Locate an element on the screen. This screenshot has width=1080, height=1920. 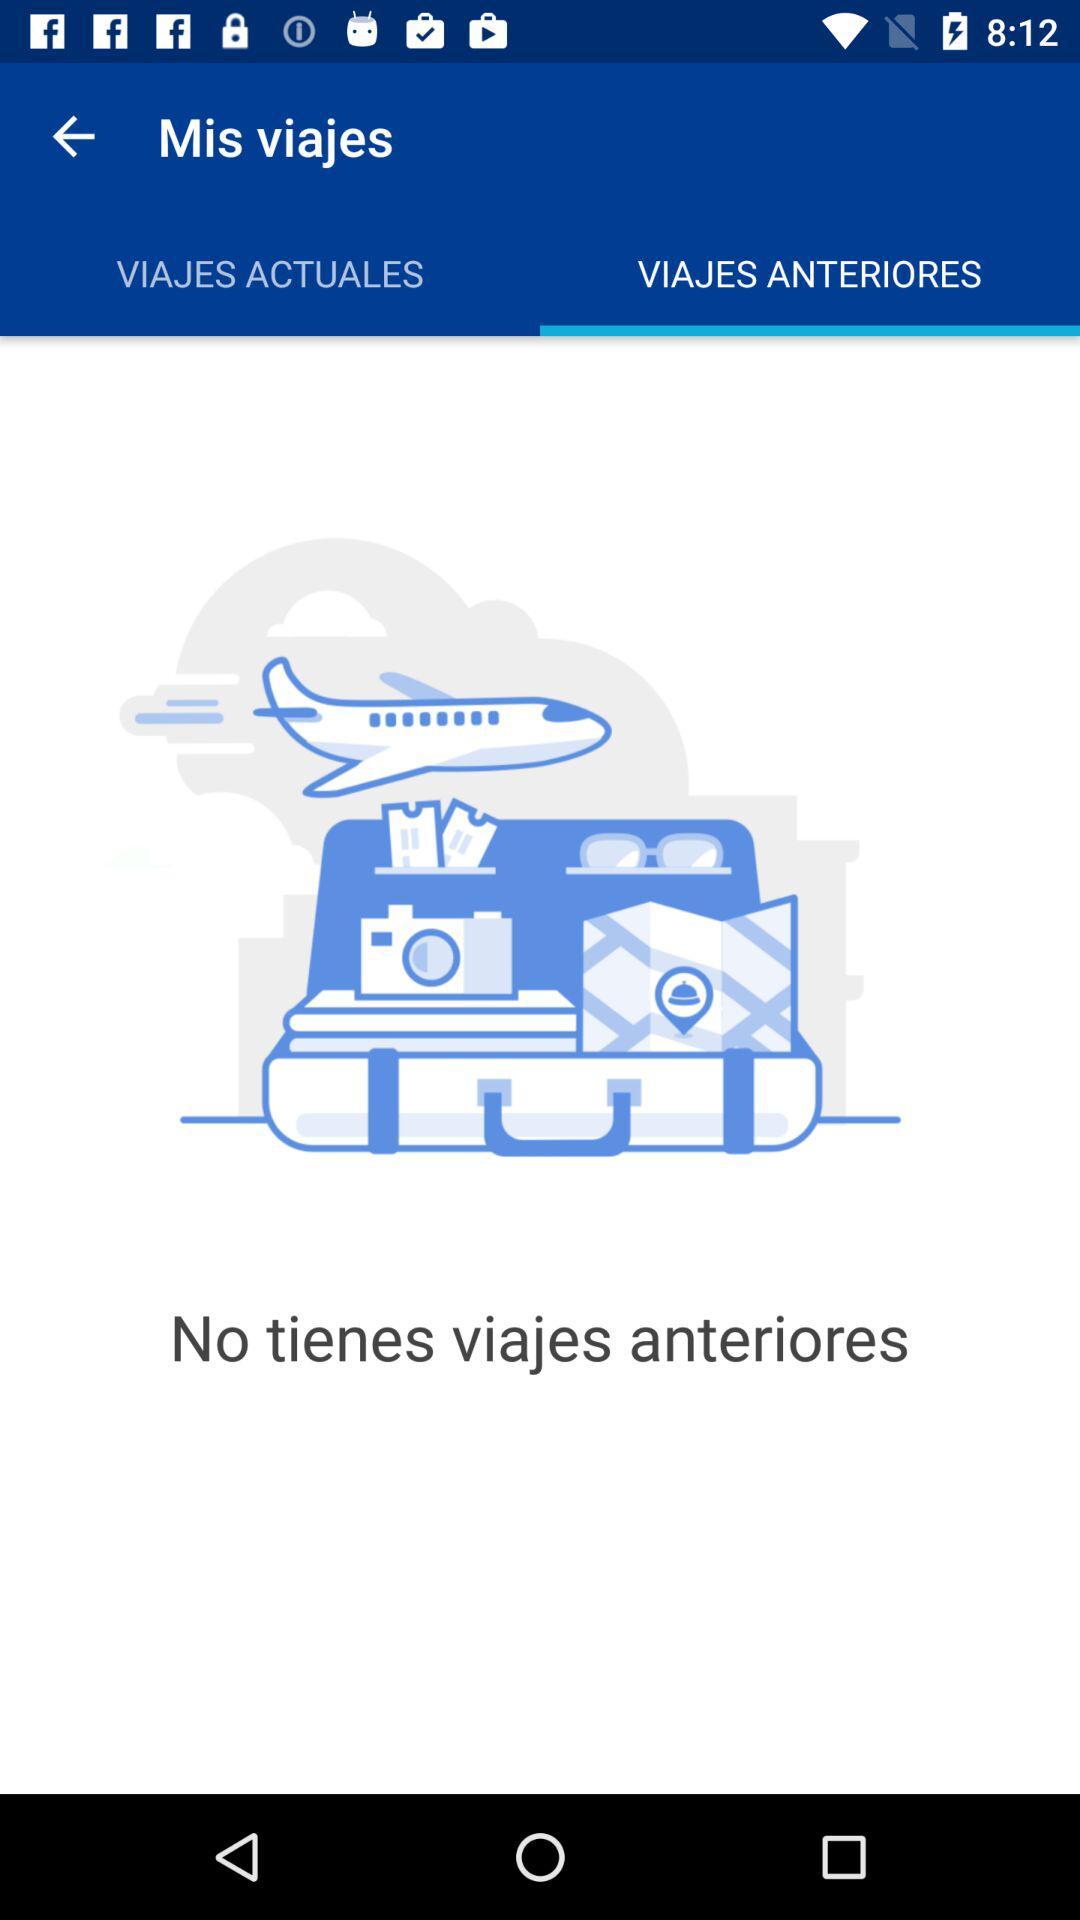
icon above viajes actuales icon is located at coordinates (72, 135).